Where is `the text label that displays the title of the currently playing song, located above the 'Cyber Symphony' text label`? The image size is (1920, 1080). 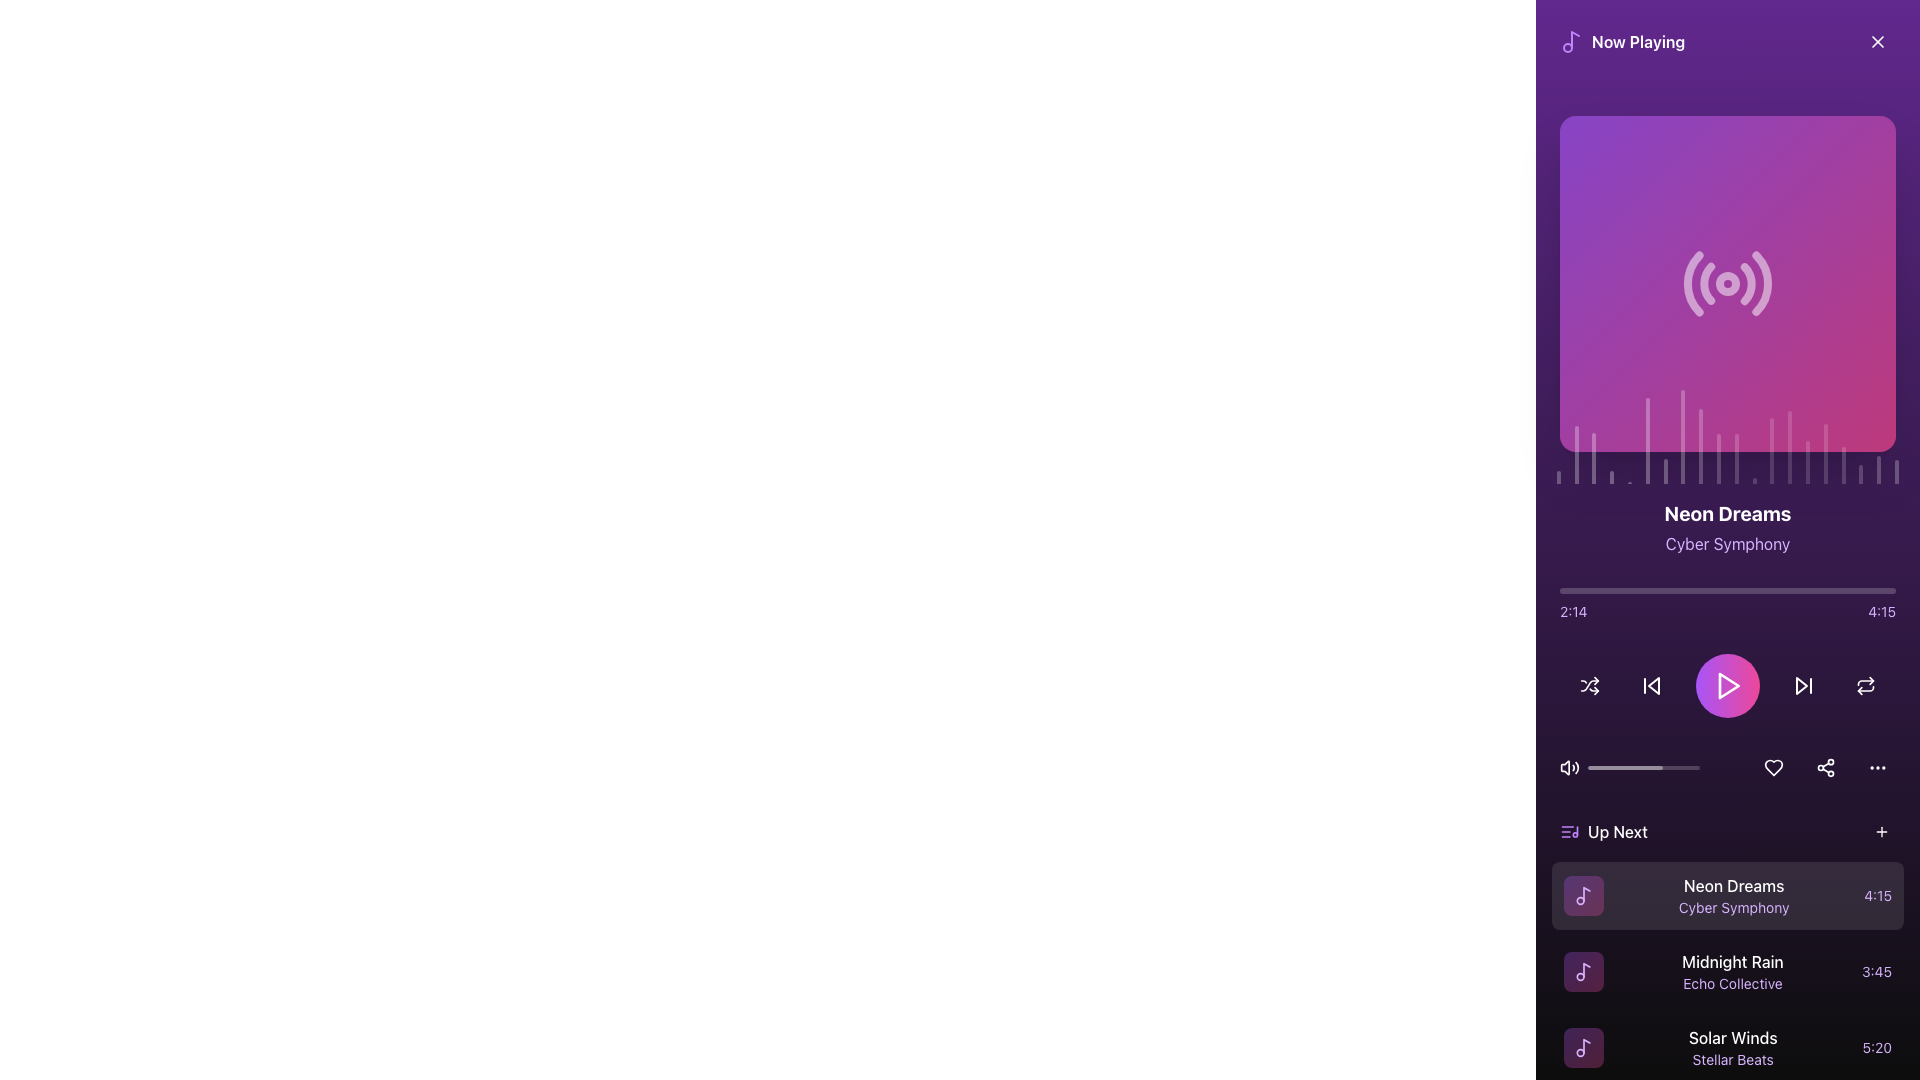
the text label that displays the title of the currently playing song, located above the 'Cyber Symphony' text label is located at coordinates (1727, 512).